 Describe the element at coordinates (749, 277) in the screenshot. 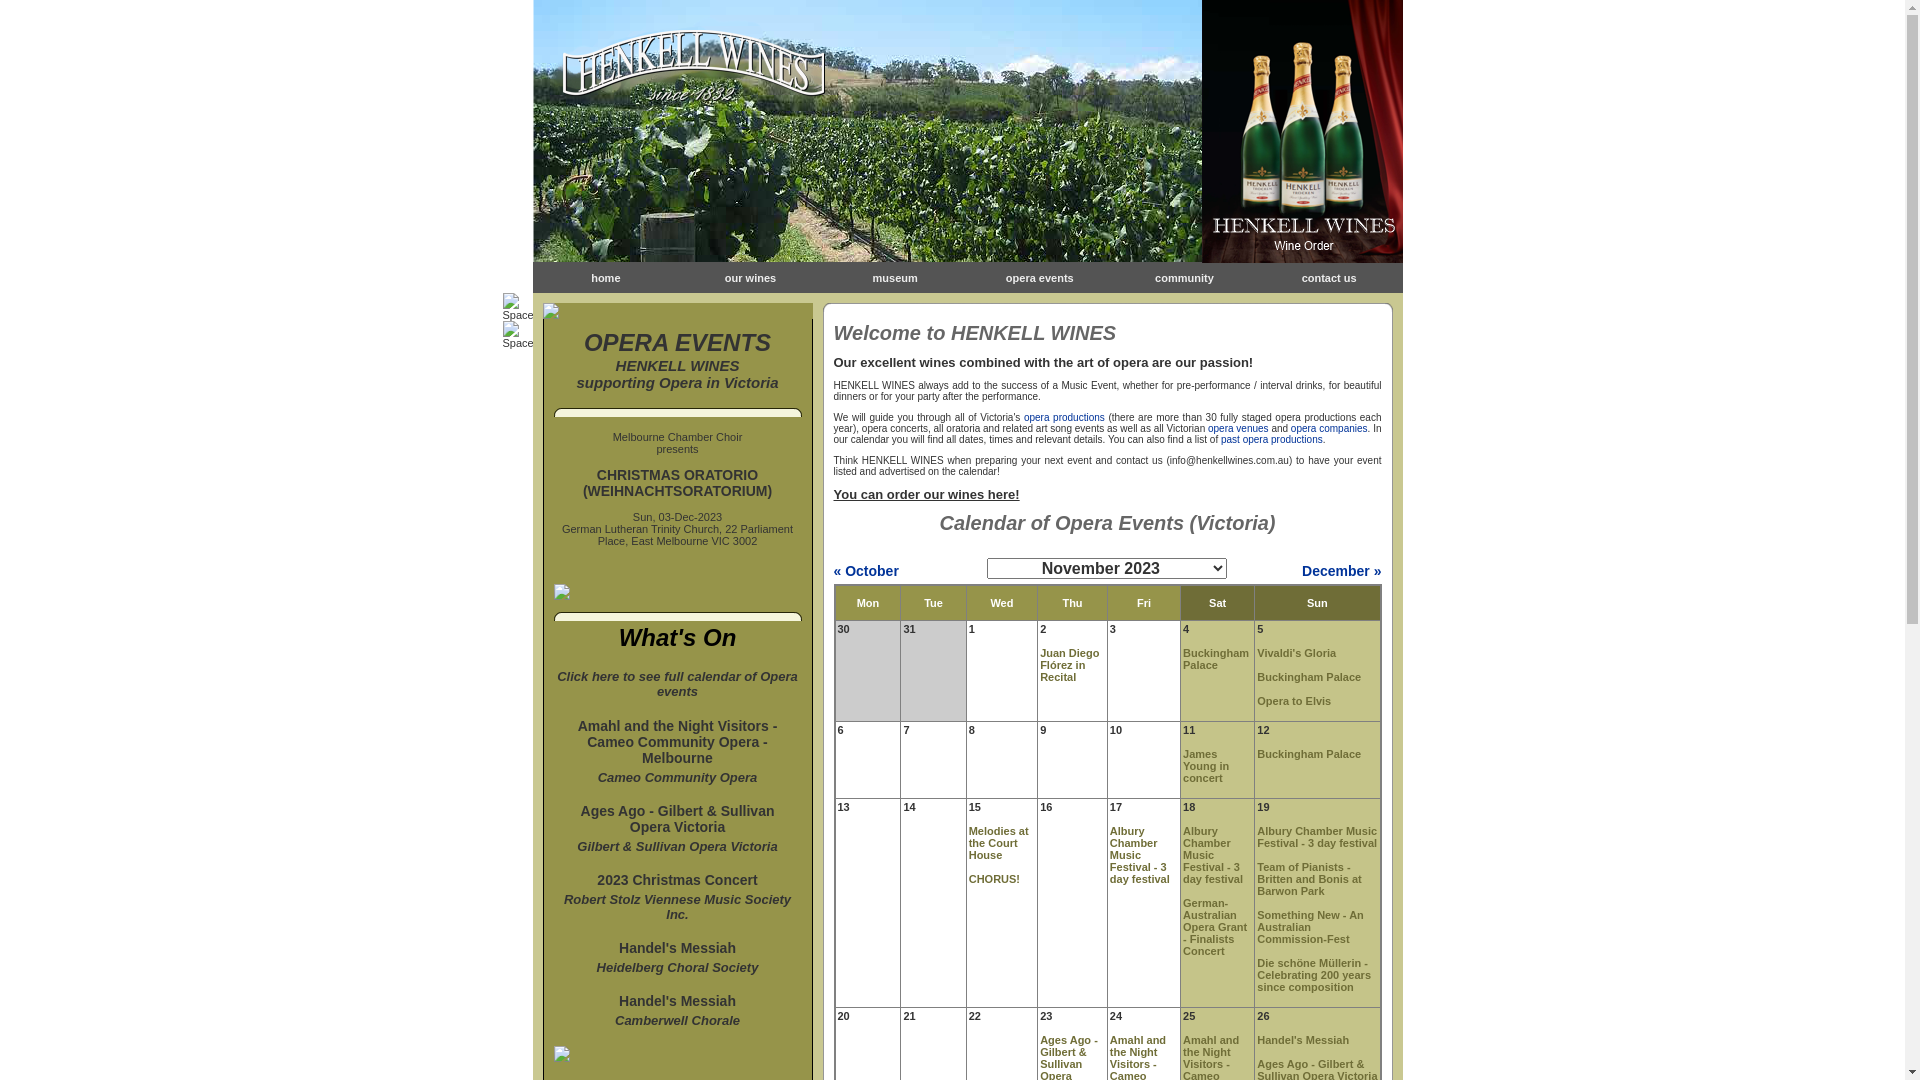

I see `'our wines'` at that location.